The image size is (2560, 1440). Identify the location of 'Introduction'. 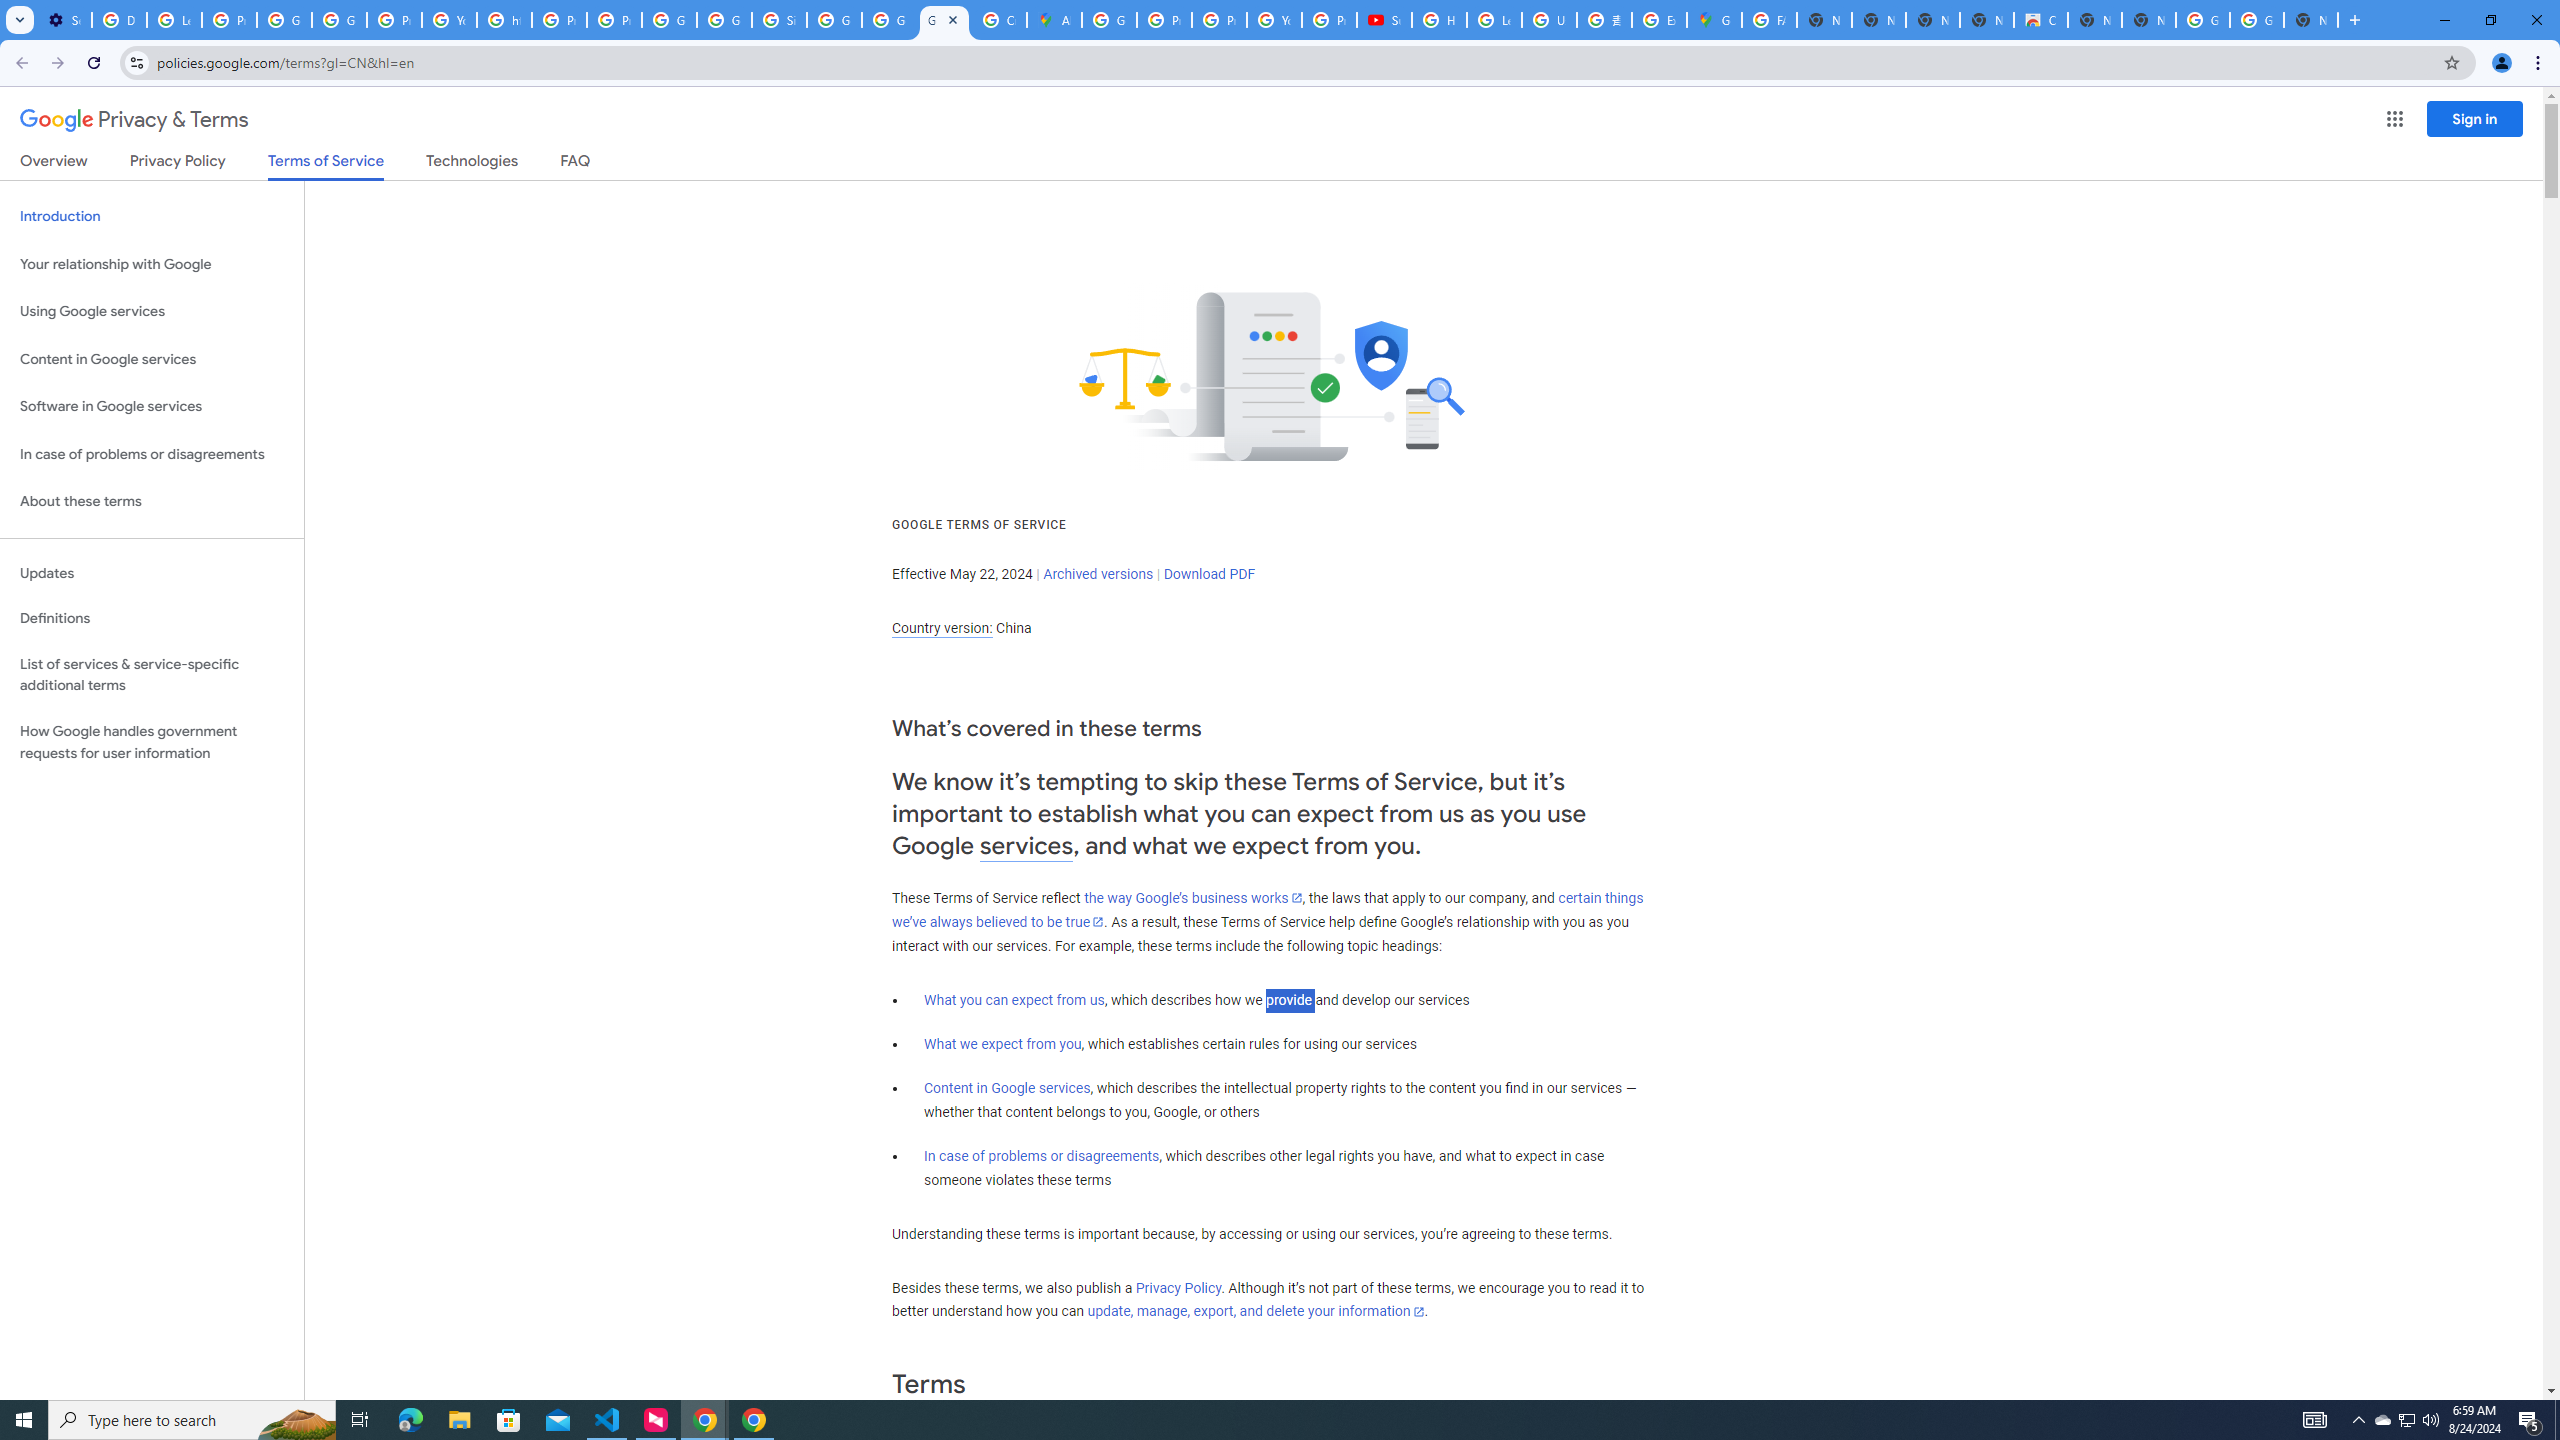
(151, 215).